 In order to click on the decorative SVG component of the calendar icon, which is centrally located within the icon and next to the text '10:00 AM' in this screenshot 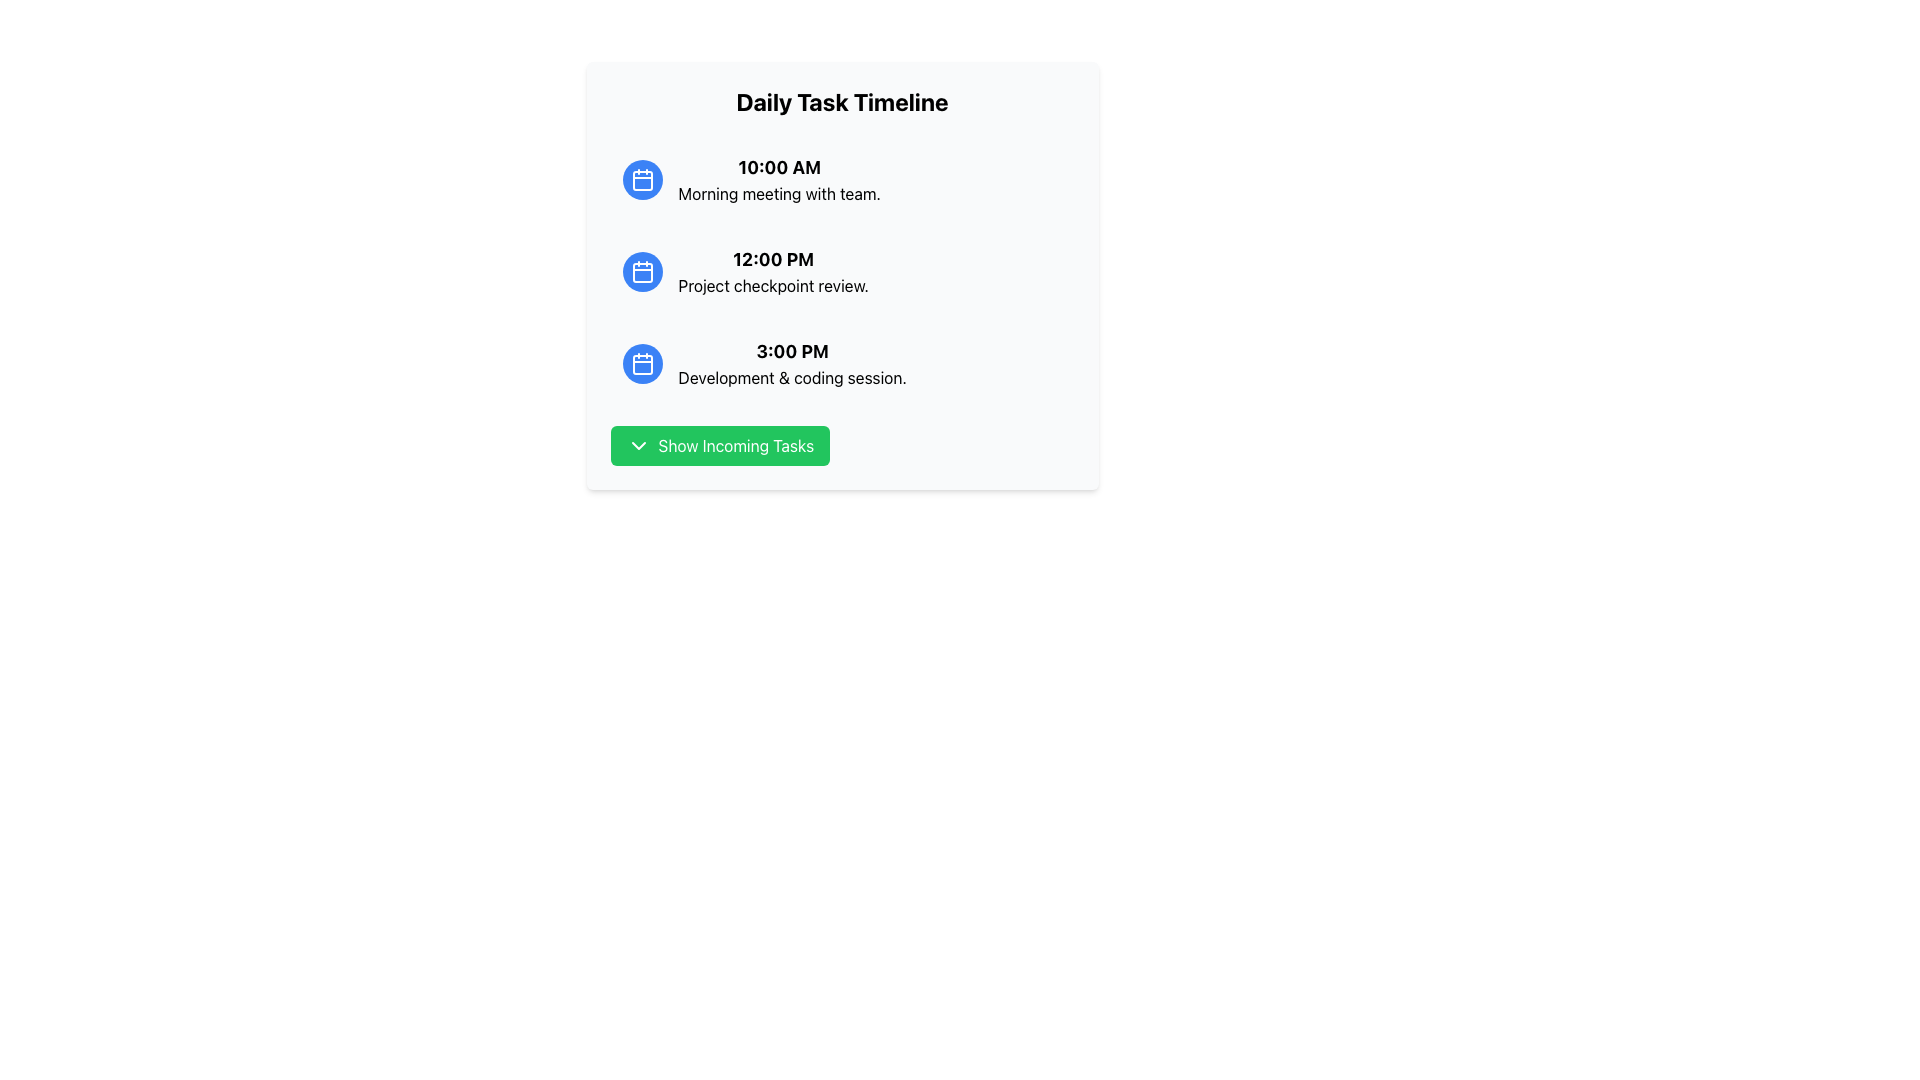, I will do `click(642, 181)`.